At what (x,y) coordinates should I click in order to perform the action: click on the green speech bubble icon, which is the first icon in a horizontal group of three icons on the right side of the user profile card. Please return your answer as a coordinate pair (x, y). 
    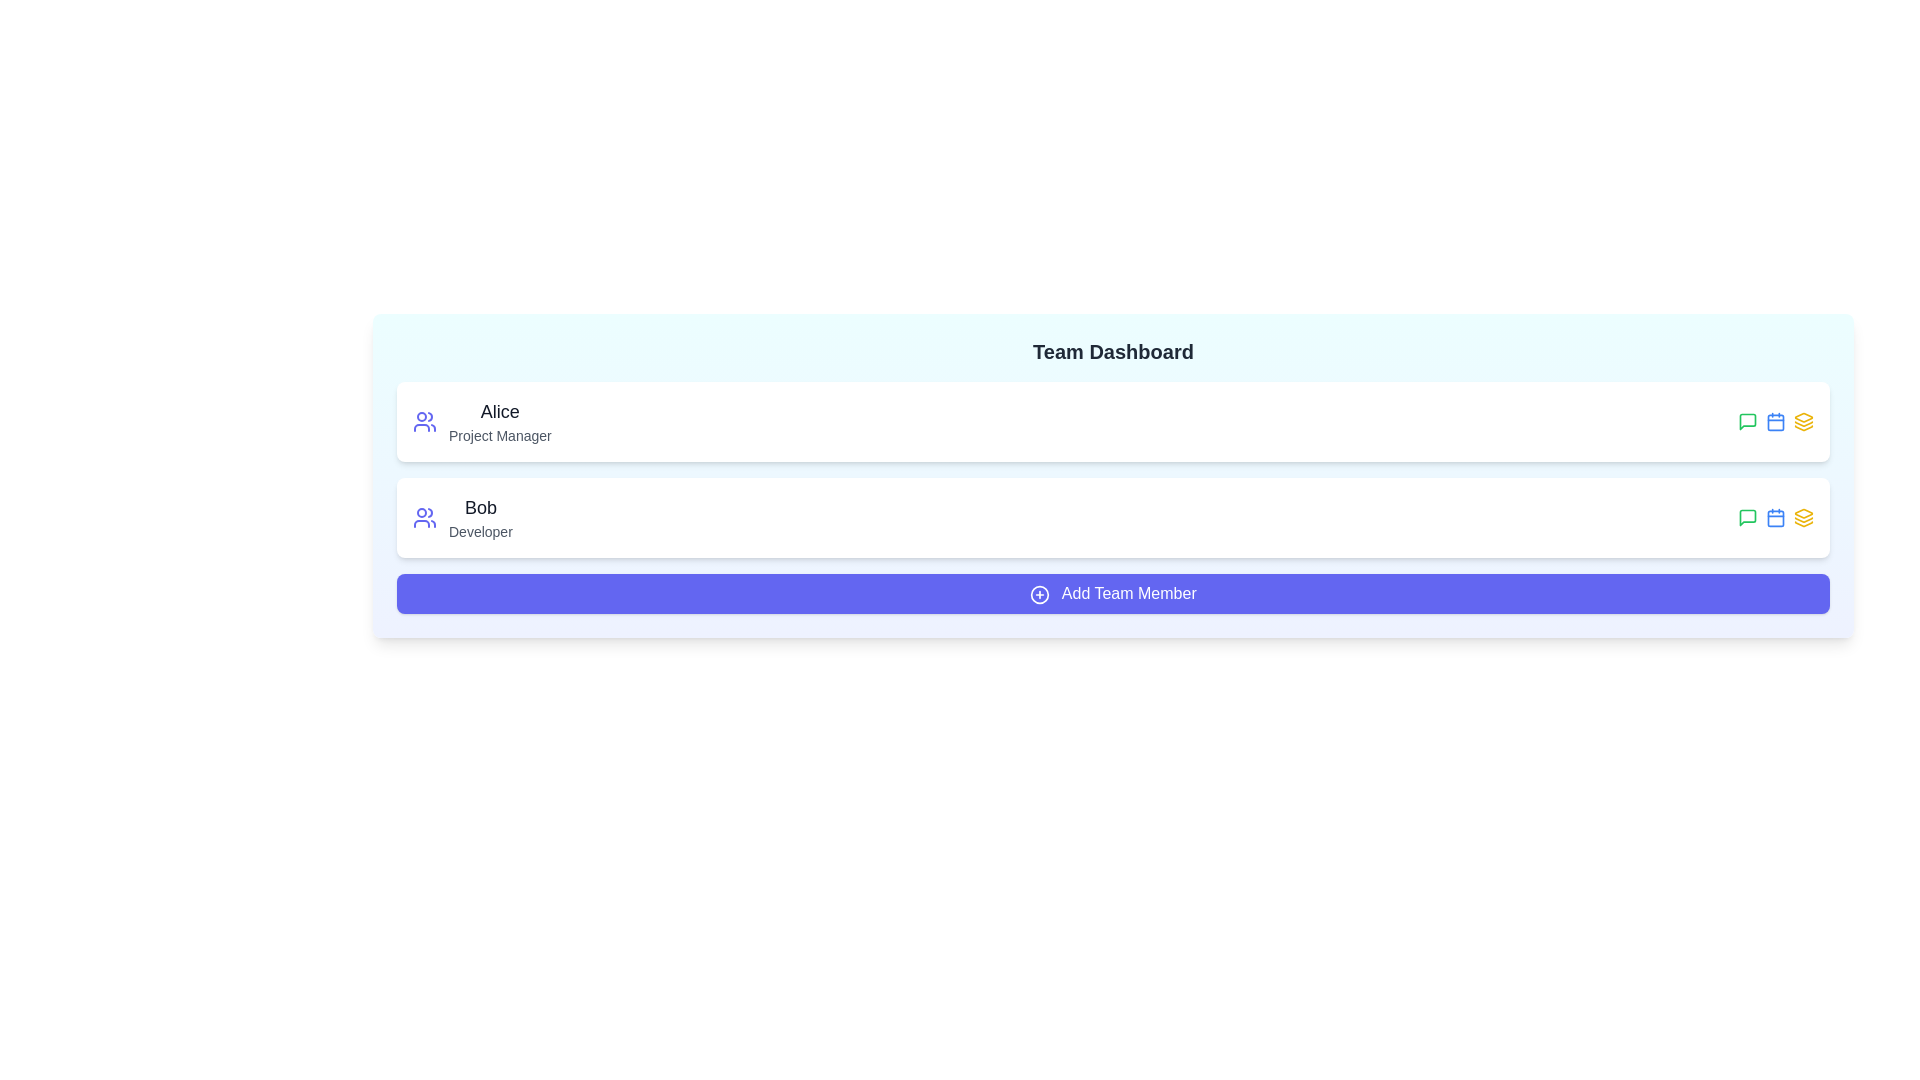
    Looking at the image, I should click on (1746, 516).